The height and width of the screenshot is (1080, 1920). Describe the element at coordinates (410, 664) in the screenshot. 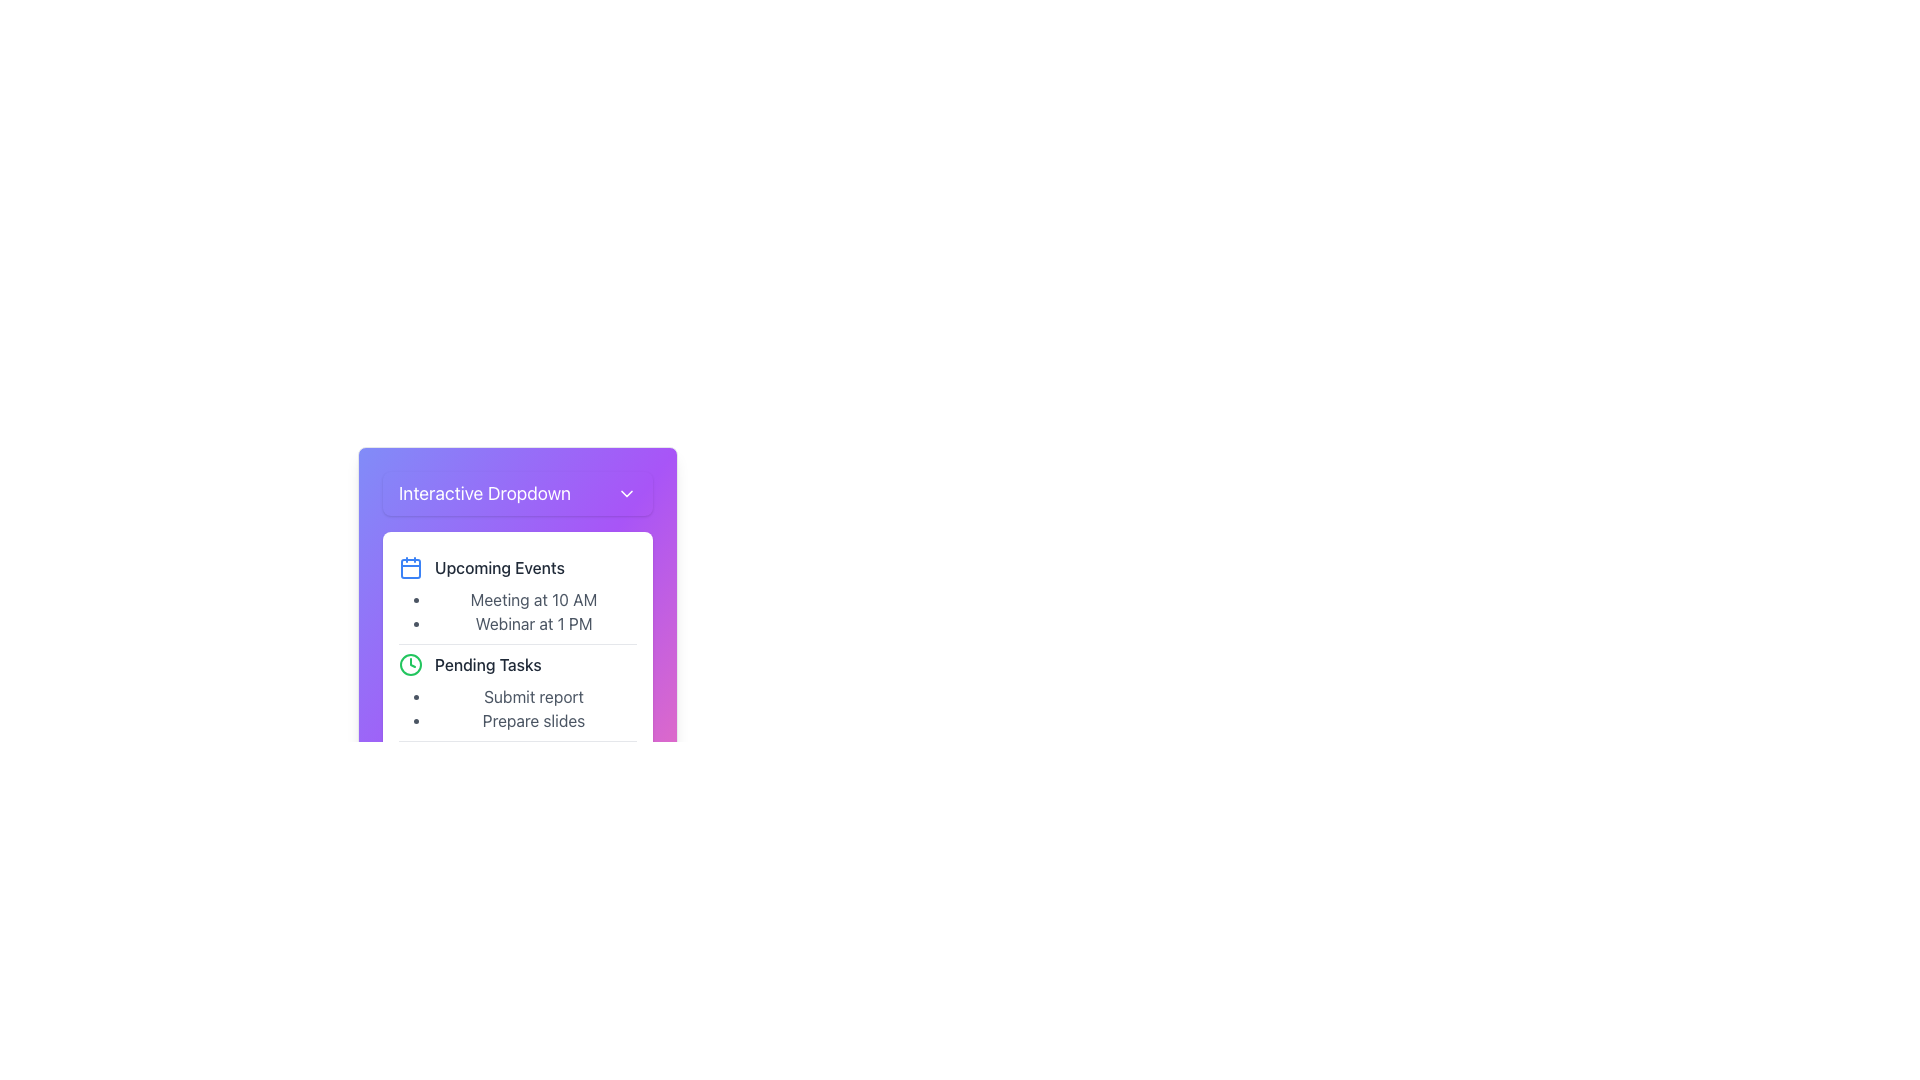

I see `the clock icon representing the 'Pending Tasks' section, located at the leftmost part of the row in the dropdown menu` at that location.